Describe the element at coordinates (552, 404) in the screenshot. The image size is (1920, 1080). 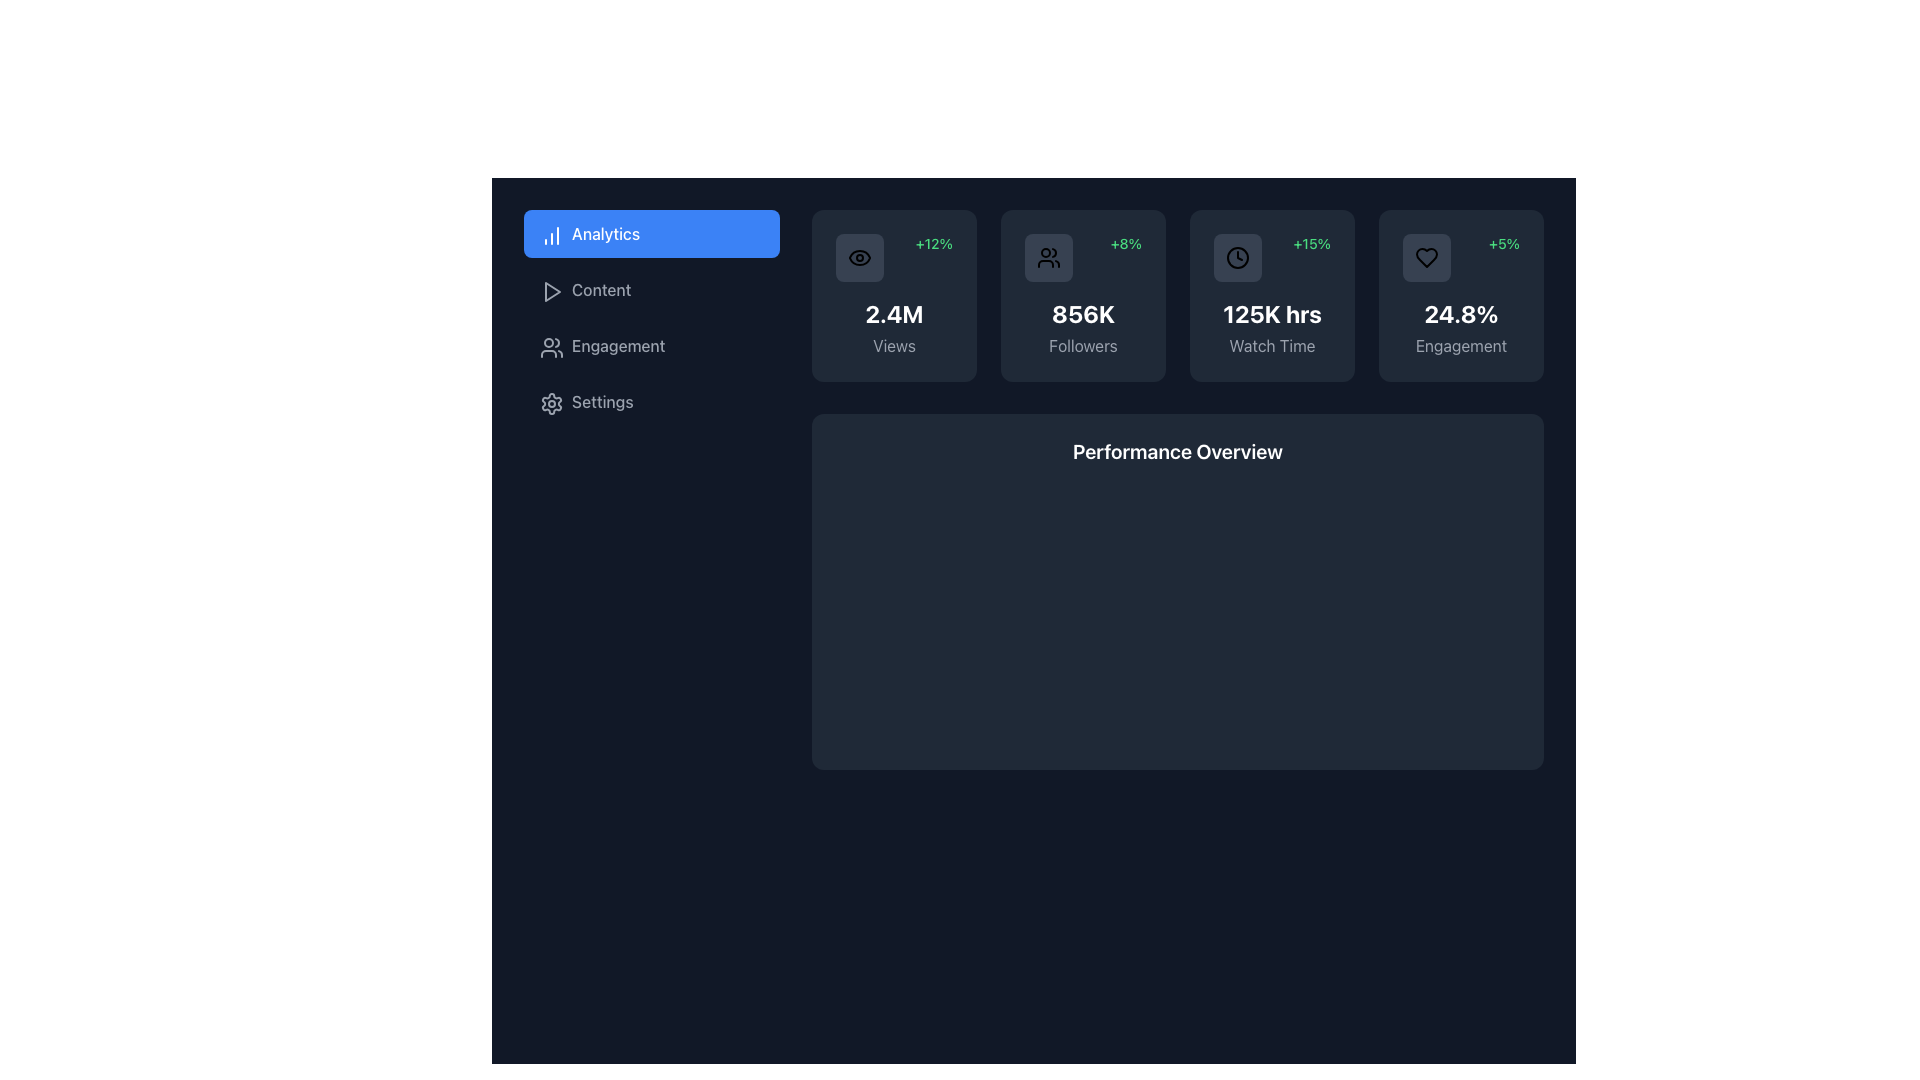
I see `the graphical gear icon representing settings in the left-hand navigation menu, which is a larger cog-shaped figure with concentric layers of stylized protrusions` at that location.